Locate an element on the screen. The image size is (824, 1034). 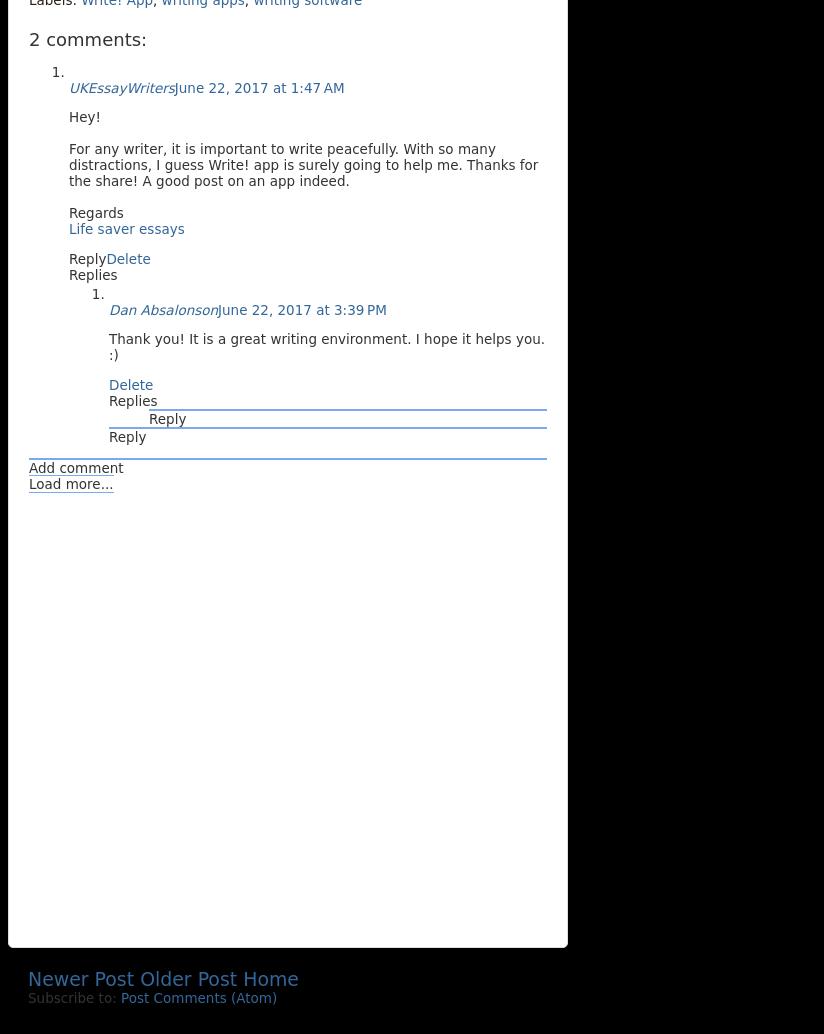
'Regards' is located at coordinates (94, 213).